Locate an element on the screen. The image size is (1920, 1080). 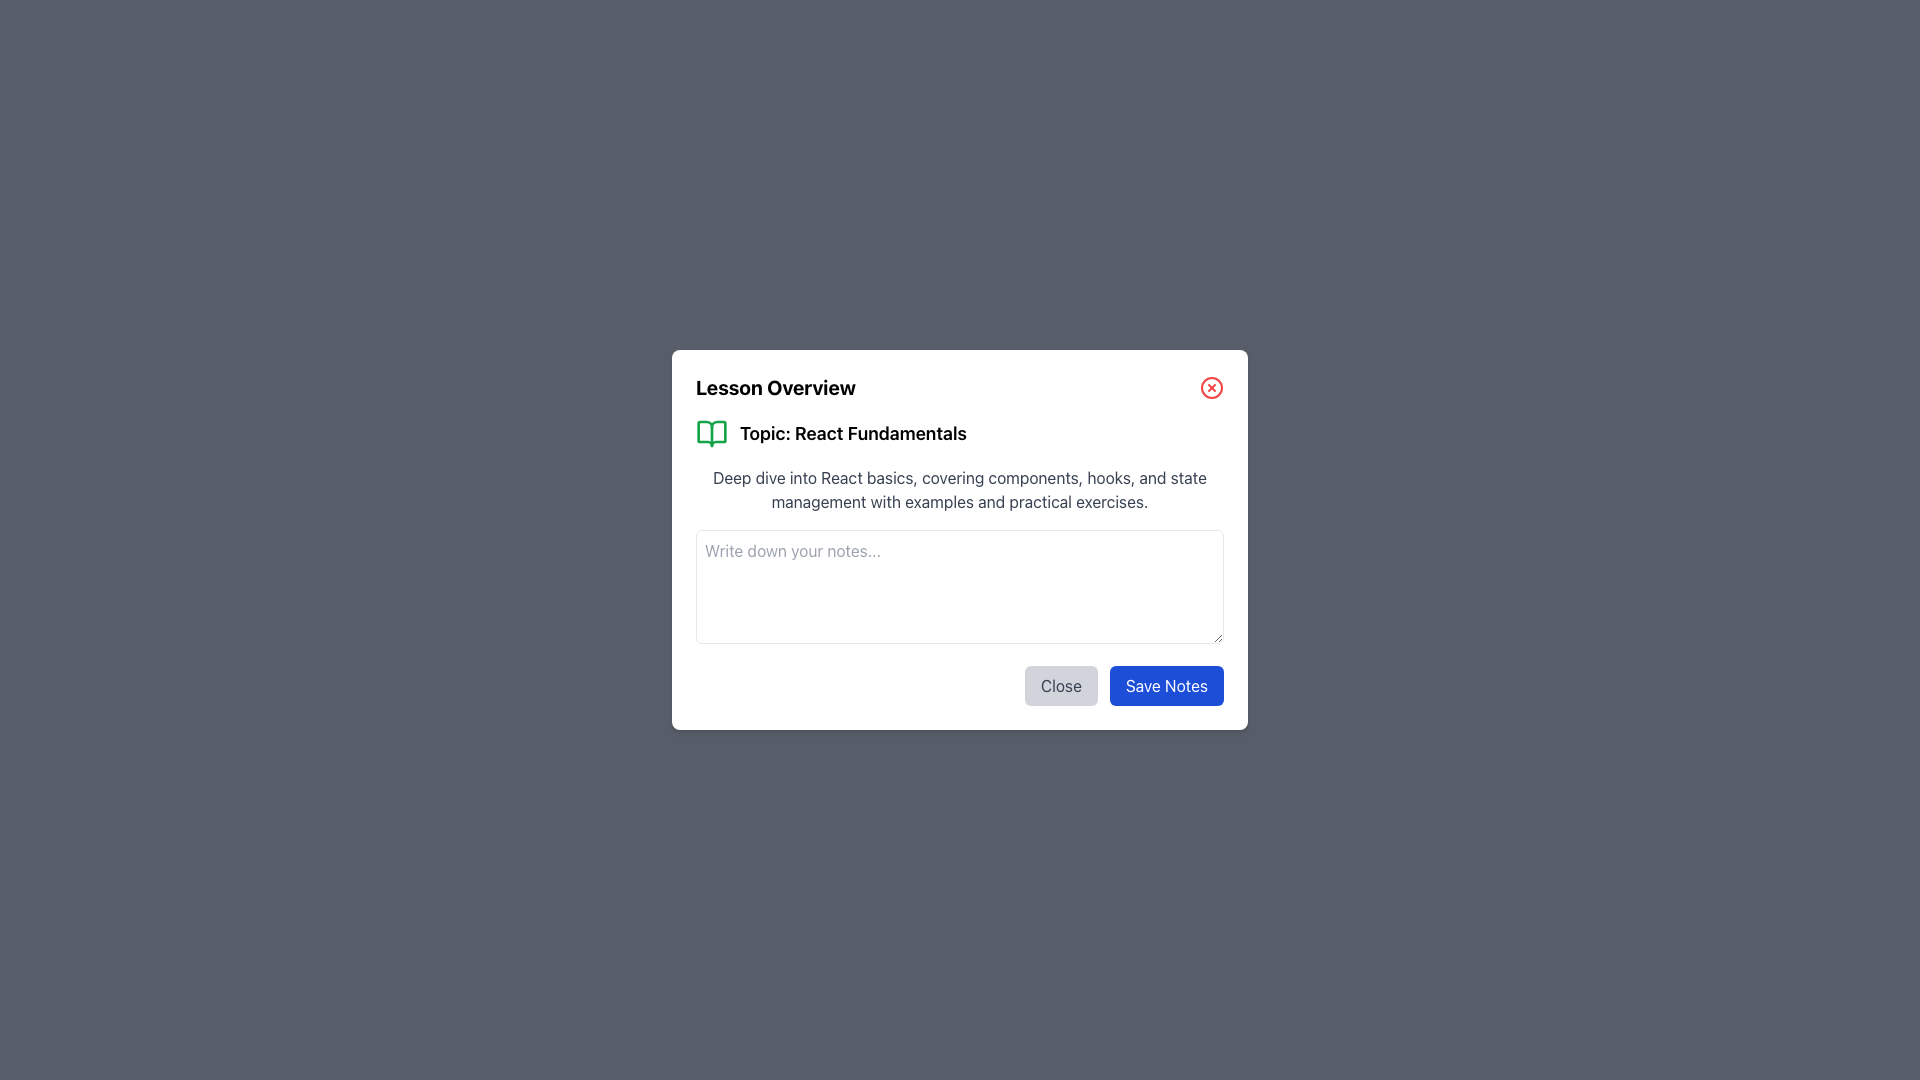
the 'Close' button, a gray rectangular button with rounded corners located at the bottom-right of a modal window is located at coordinates (1060, 685).